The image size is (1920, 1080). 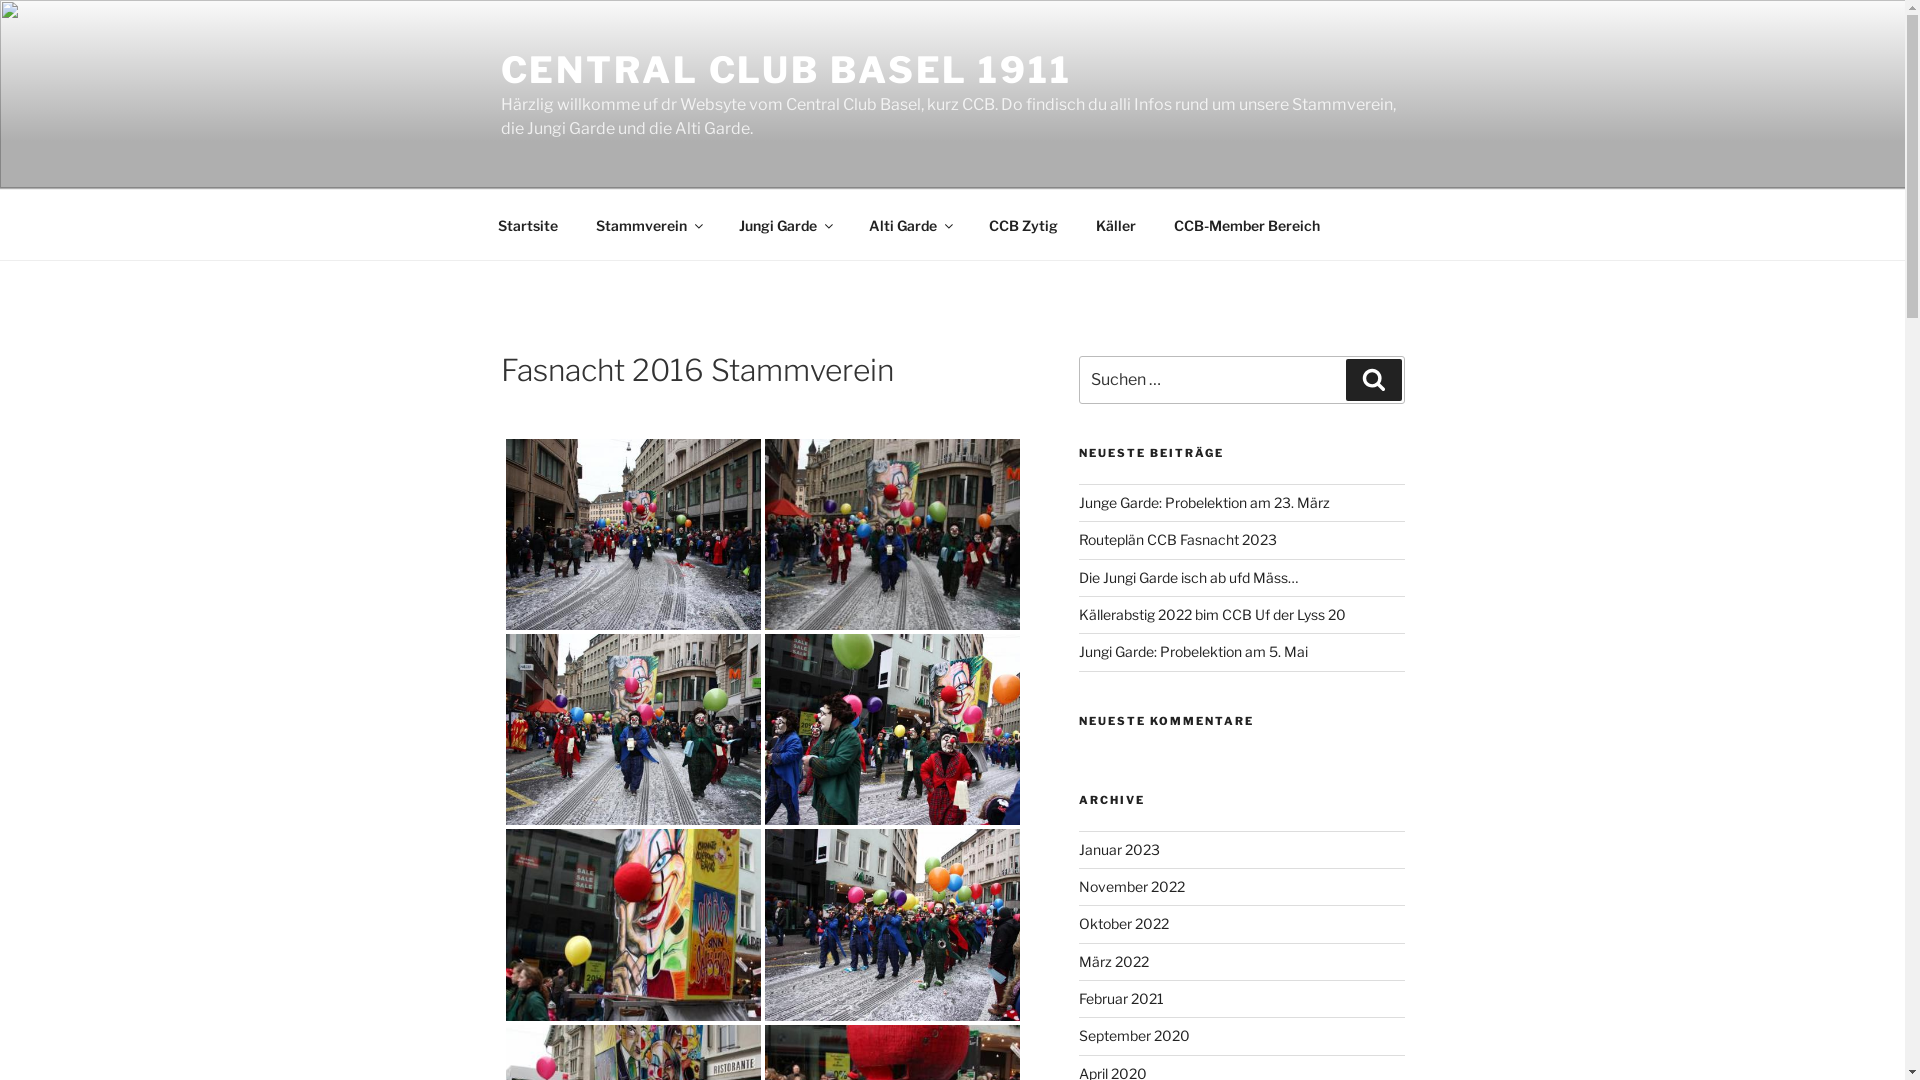 What do you see at coordinates (1132, 885) in the screenshot?
I see `'November 2022'` at bounding box center [1132, 885].